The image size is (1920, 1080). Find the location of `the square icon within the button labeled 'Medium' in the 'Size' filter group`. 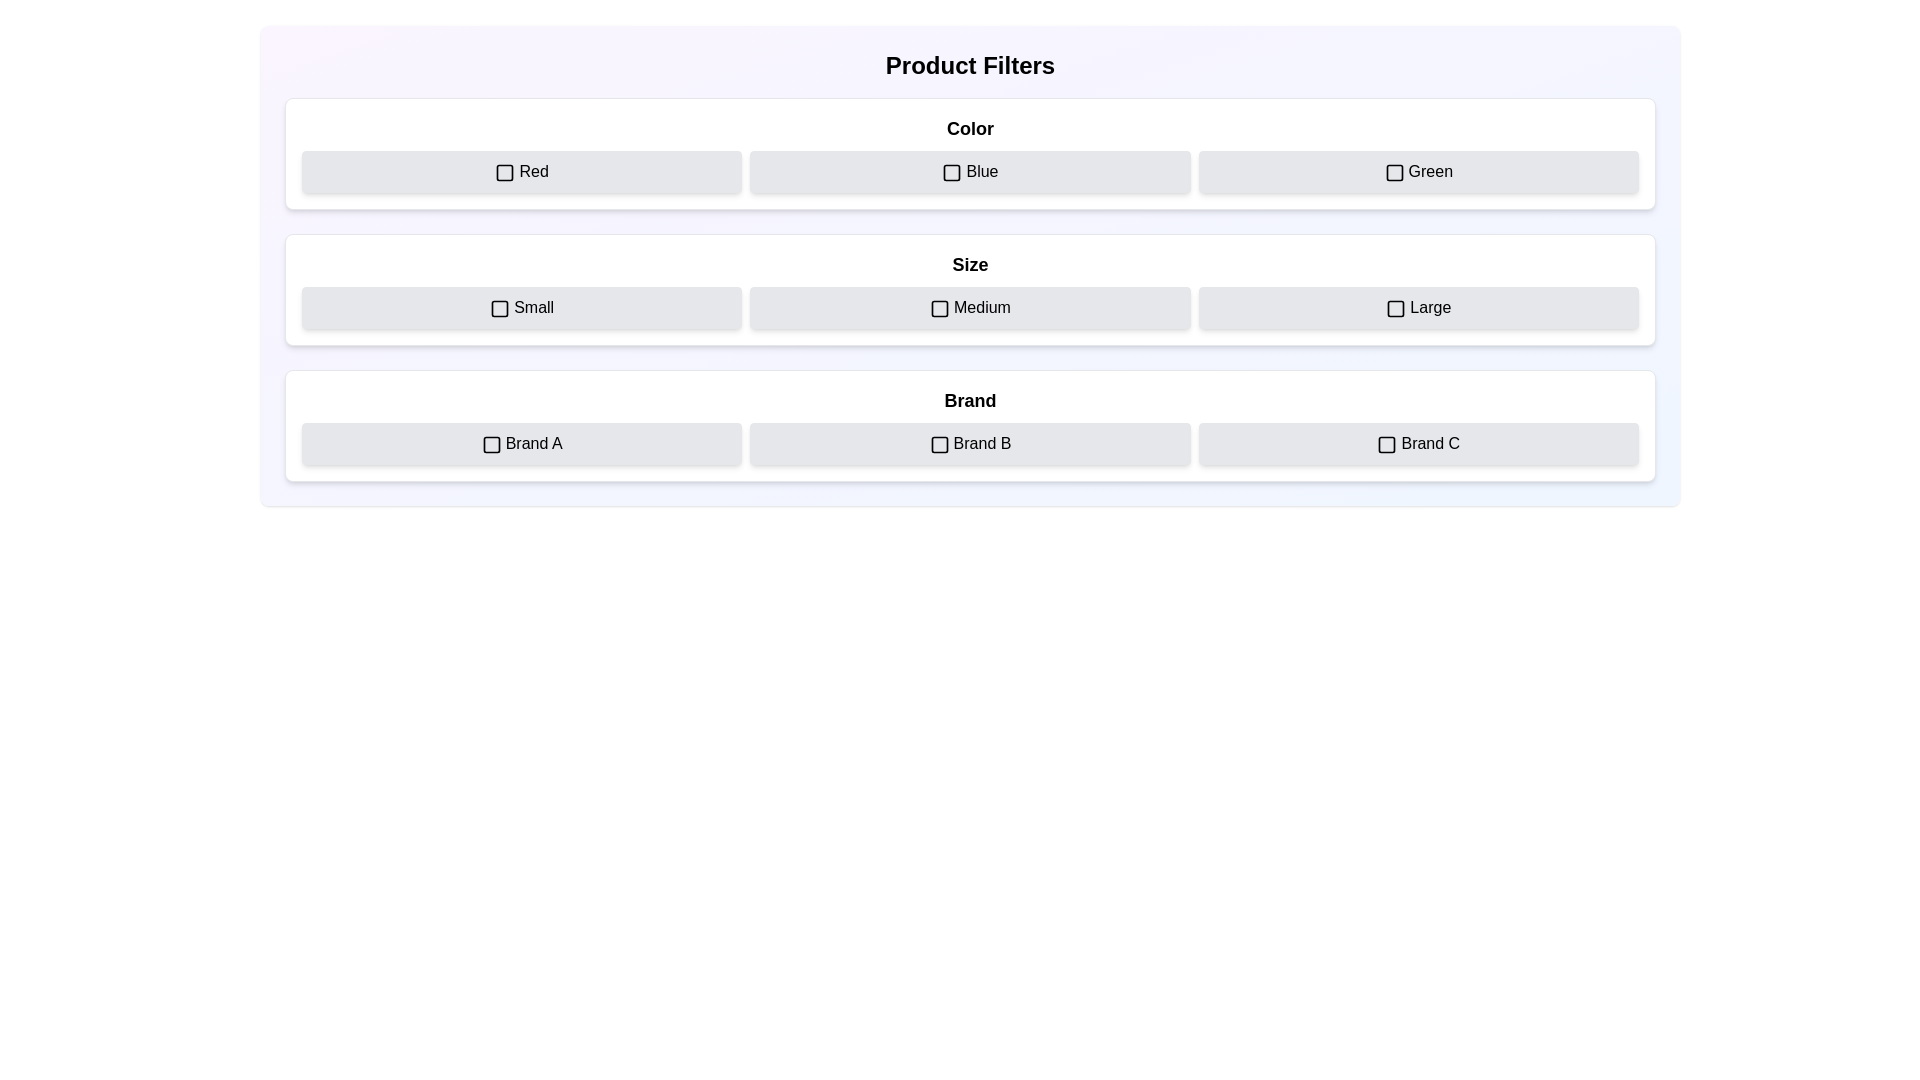

the square icon within the button labeled 'Medium' in the 'Size' filter group is located at coordinates (939, 308).